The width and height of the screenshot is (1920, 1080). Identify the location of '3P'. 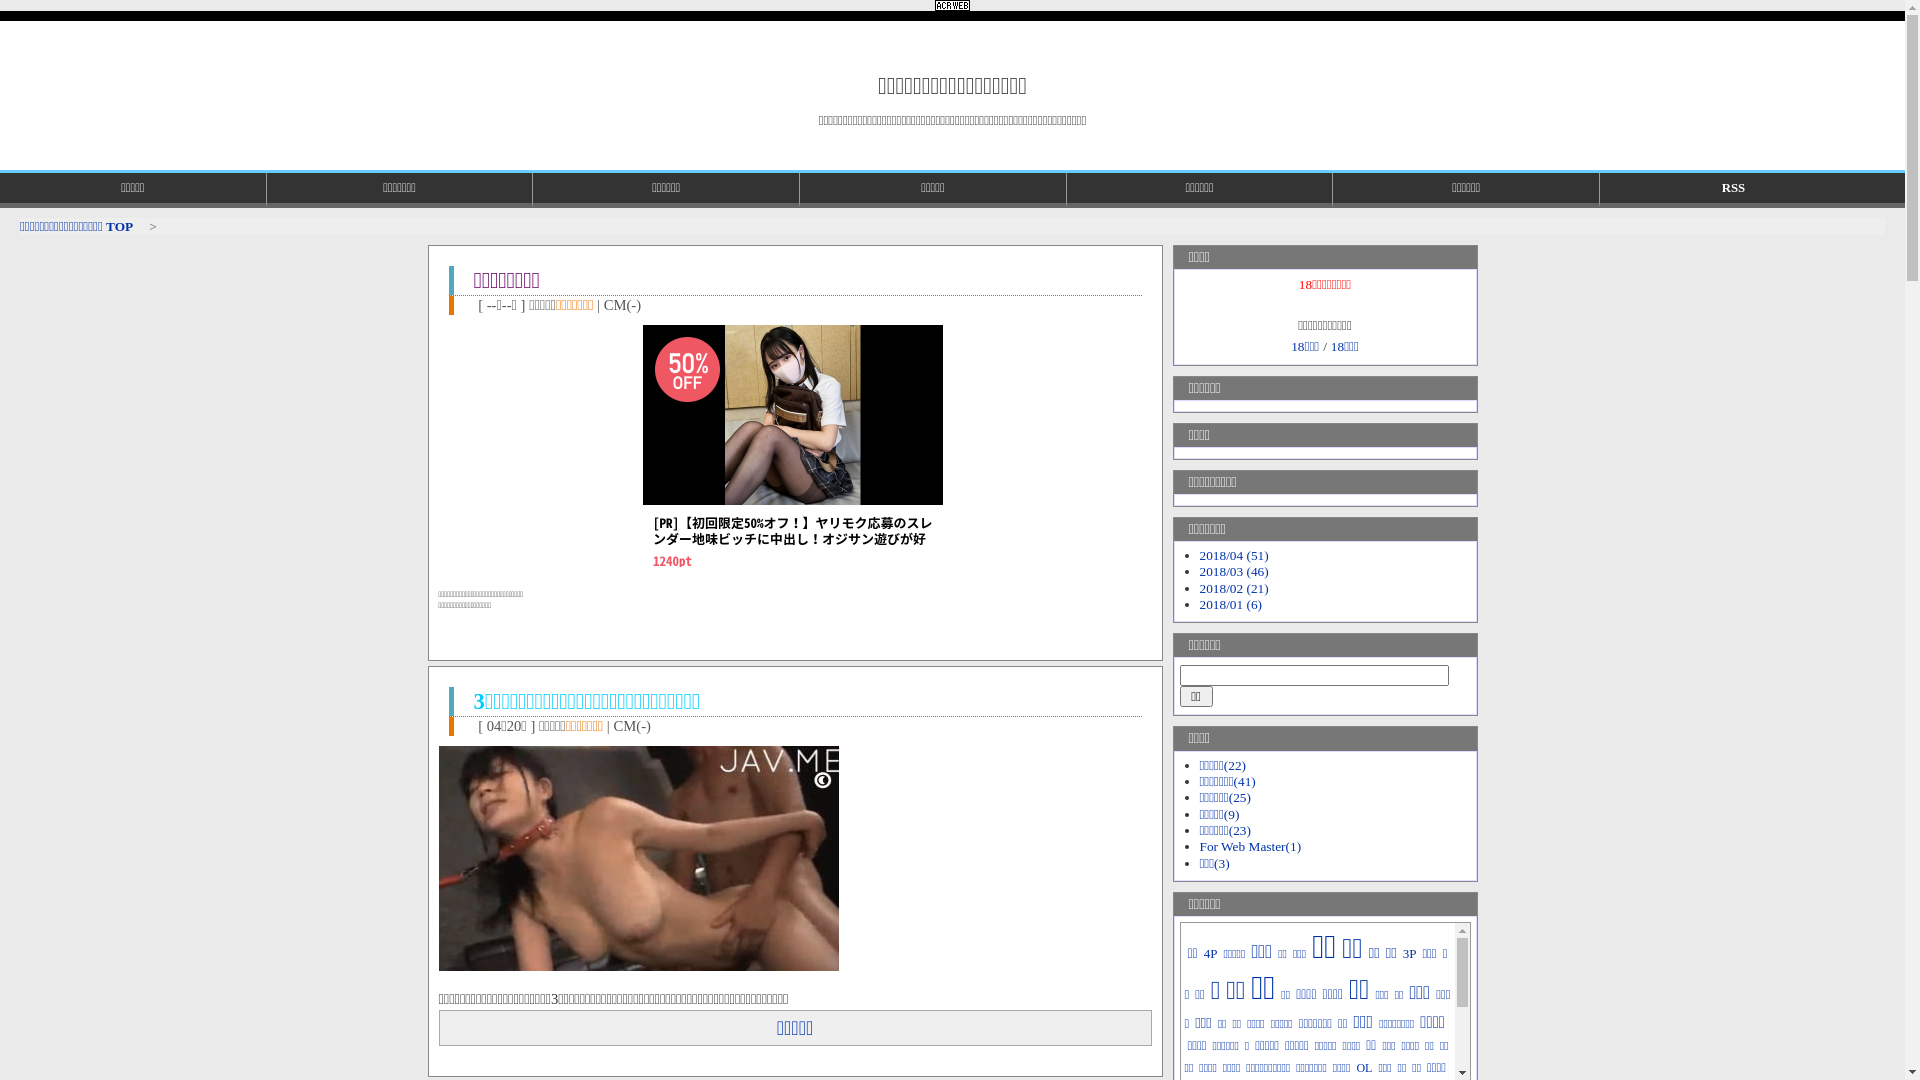
(1409, 952).